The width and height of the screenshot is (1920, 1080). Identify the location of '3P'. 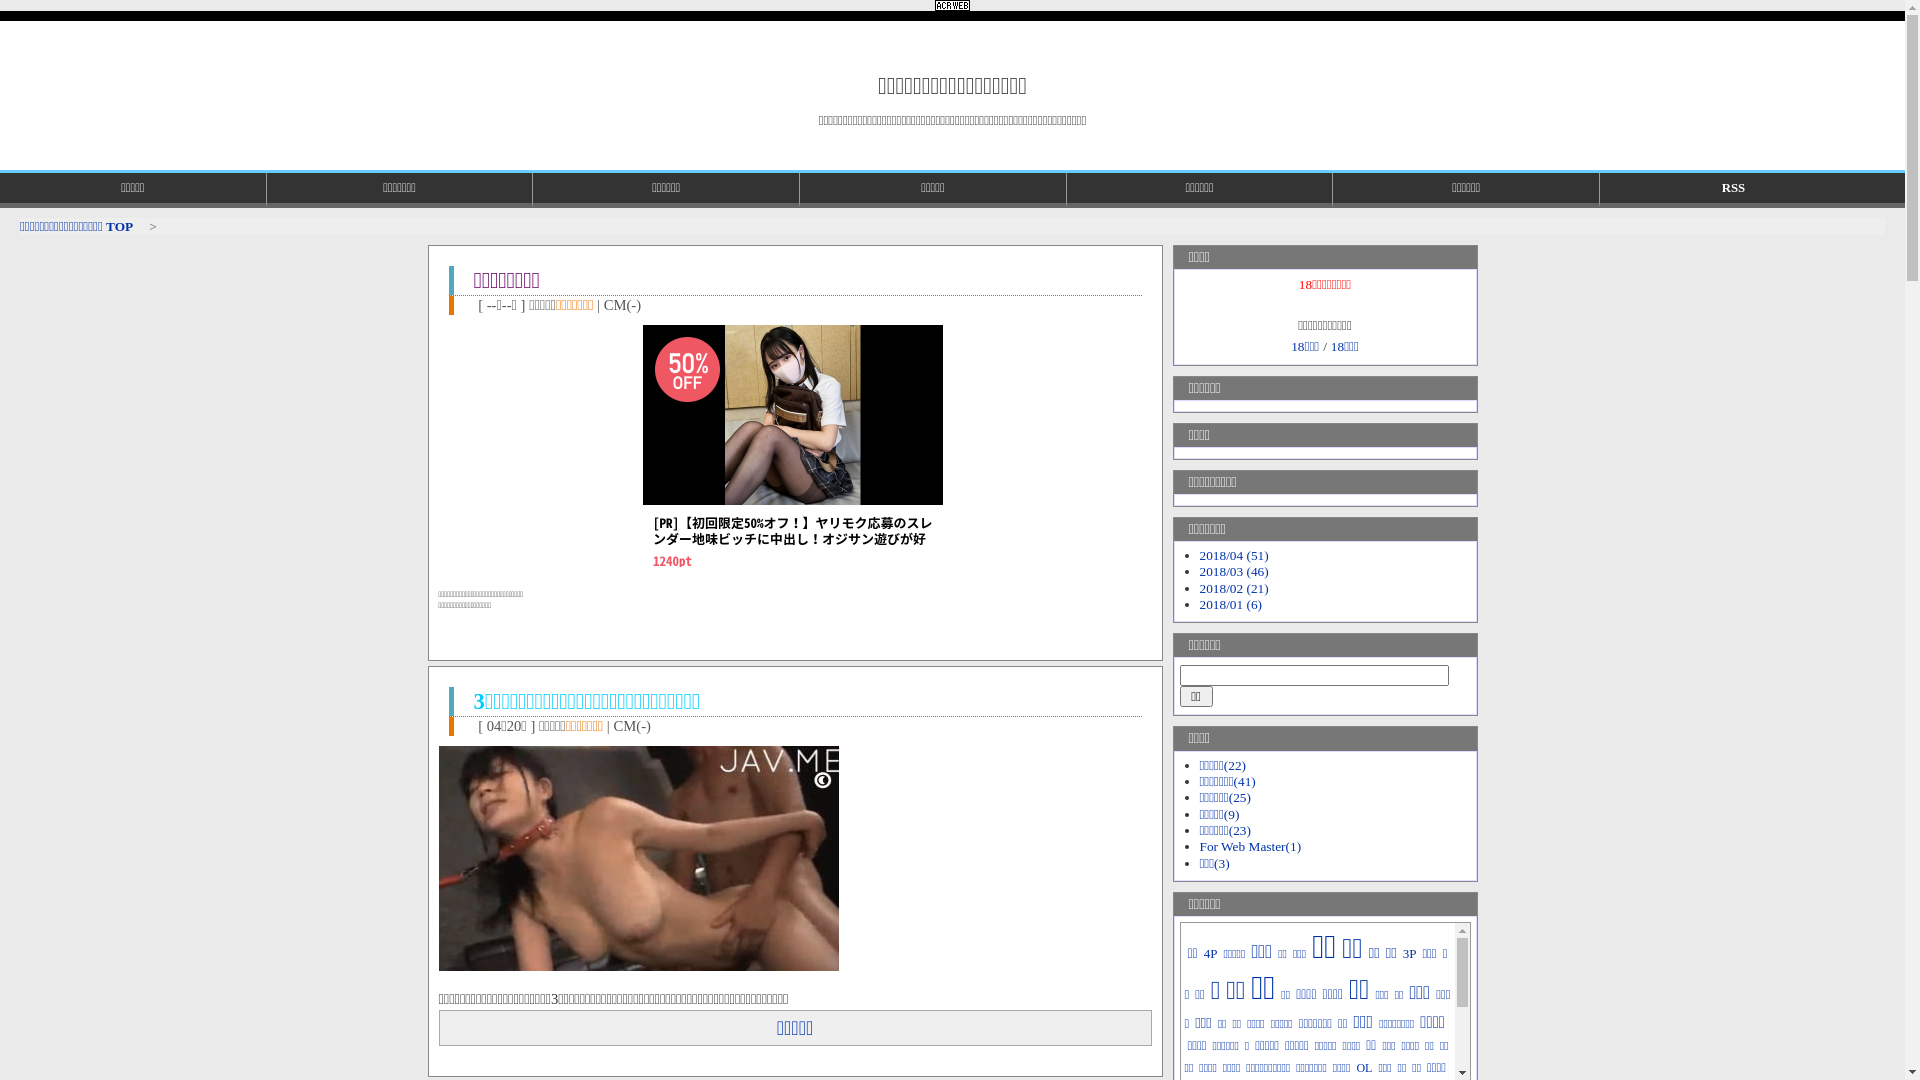
(1409, 952).